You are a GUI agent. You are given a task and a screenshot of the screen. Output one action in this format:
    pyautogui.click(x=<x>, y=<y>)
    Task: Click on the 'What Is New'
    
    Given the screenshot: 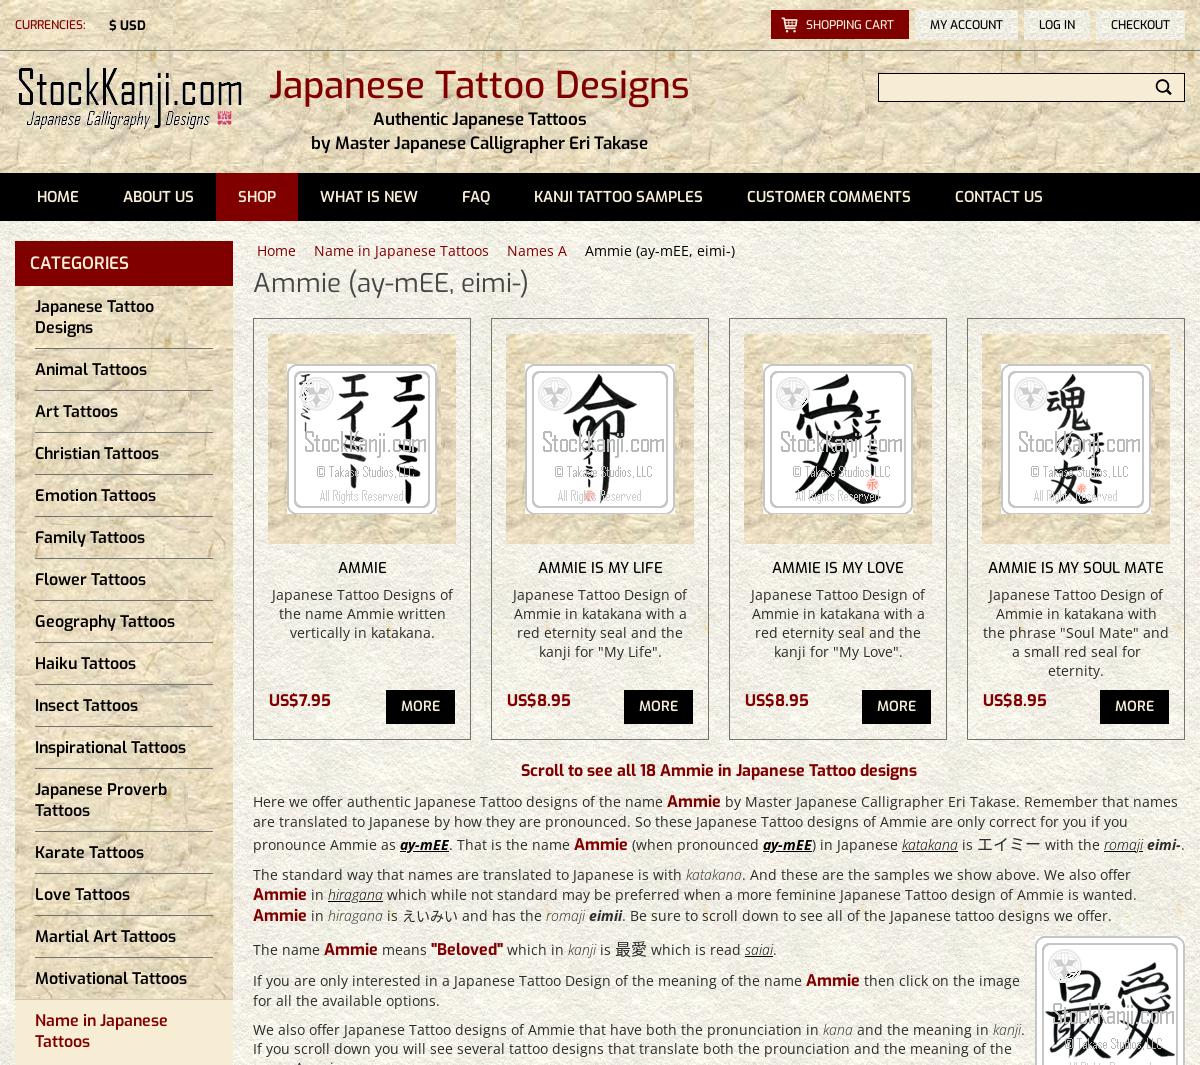 What is the action you would take?
    pyautogui.click(x=369, y=196)
    